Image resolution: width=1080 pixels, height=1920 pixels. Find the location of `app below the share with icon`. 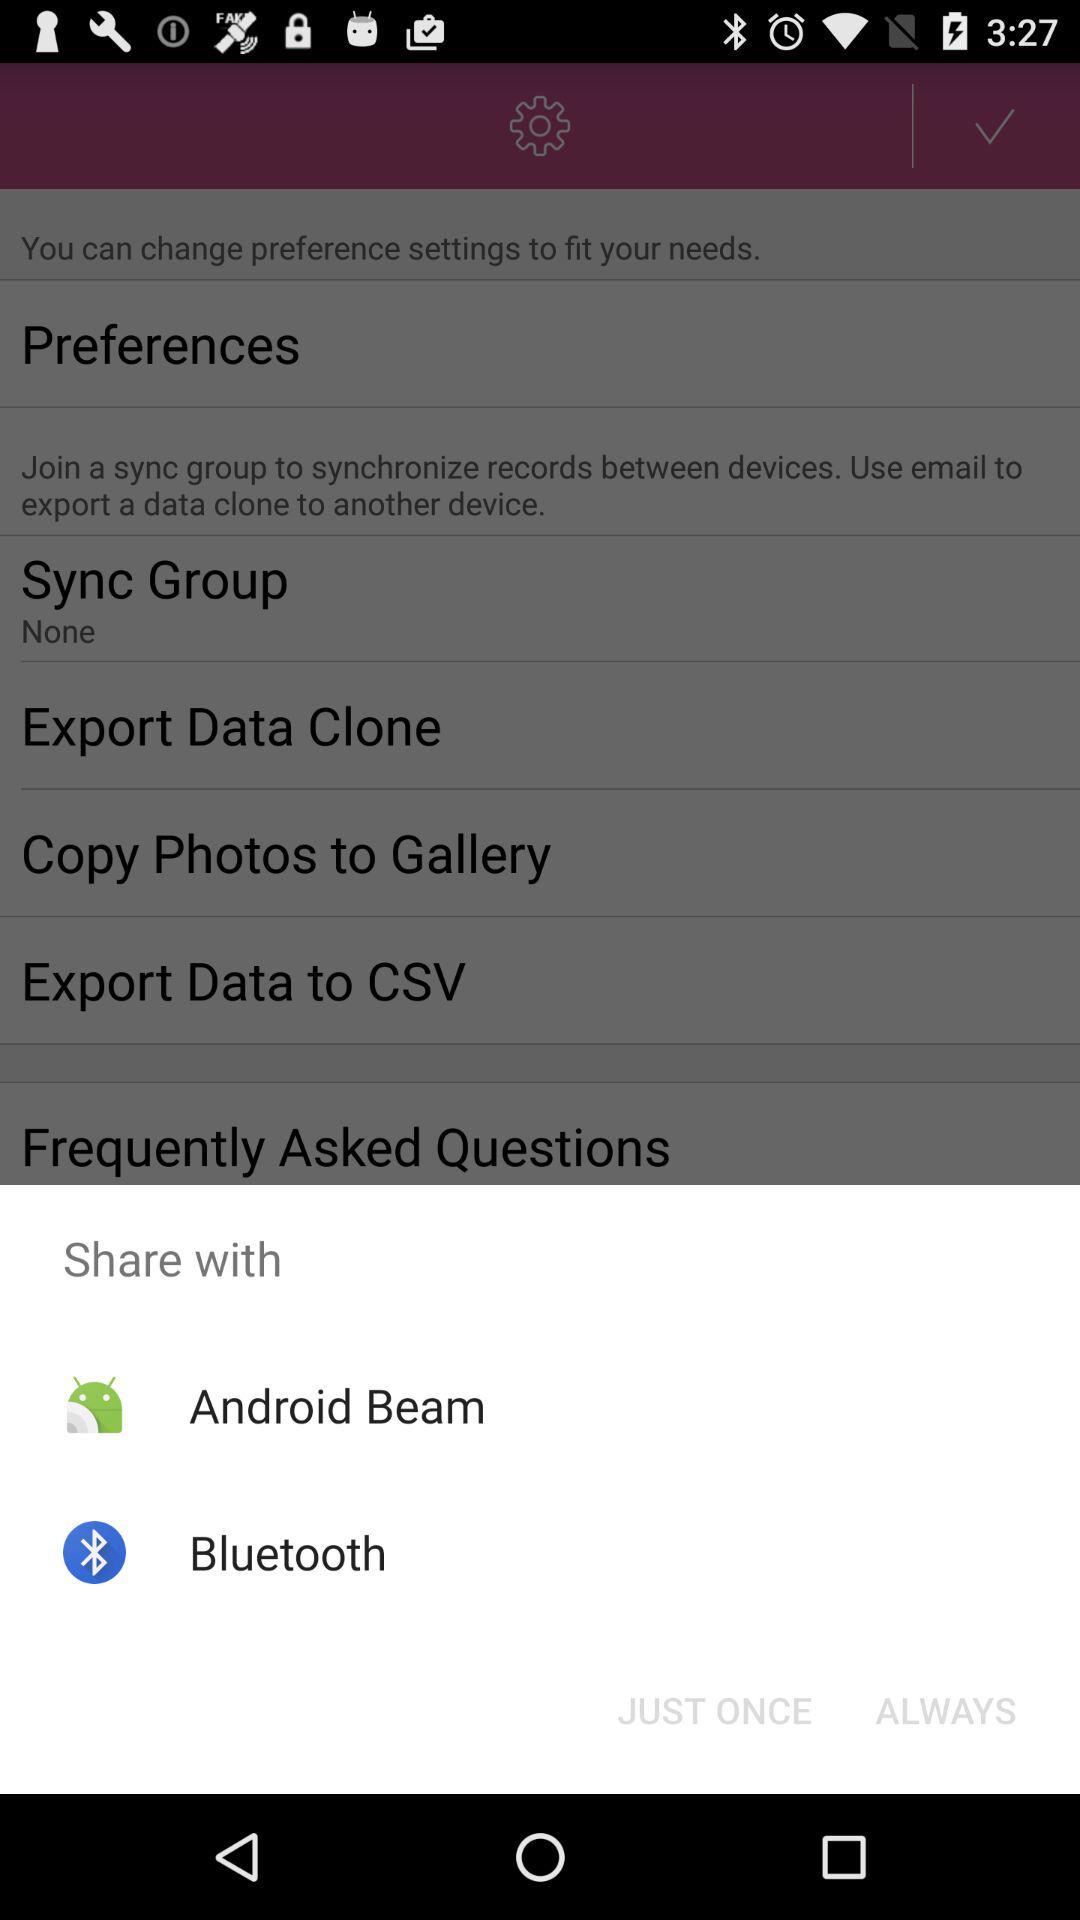

app below the share with icon is located at coordinates (713, 1708).